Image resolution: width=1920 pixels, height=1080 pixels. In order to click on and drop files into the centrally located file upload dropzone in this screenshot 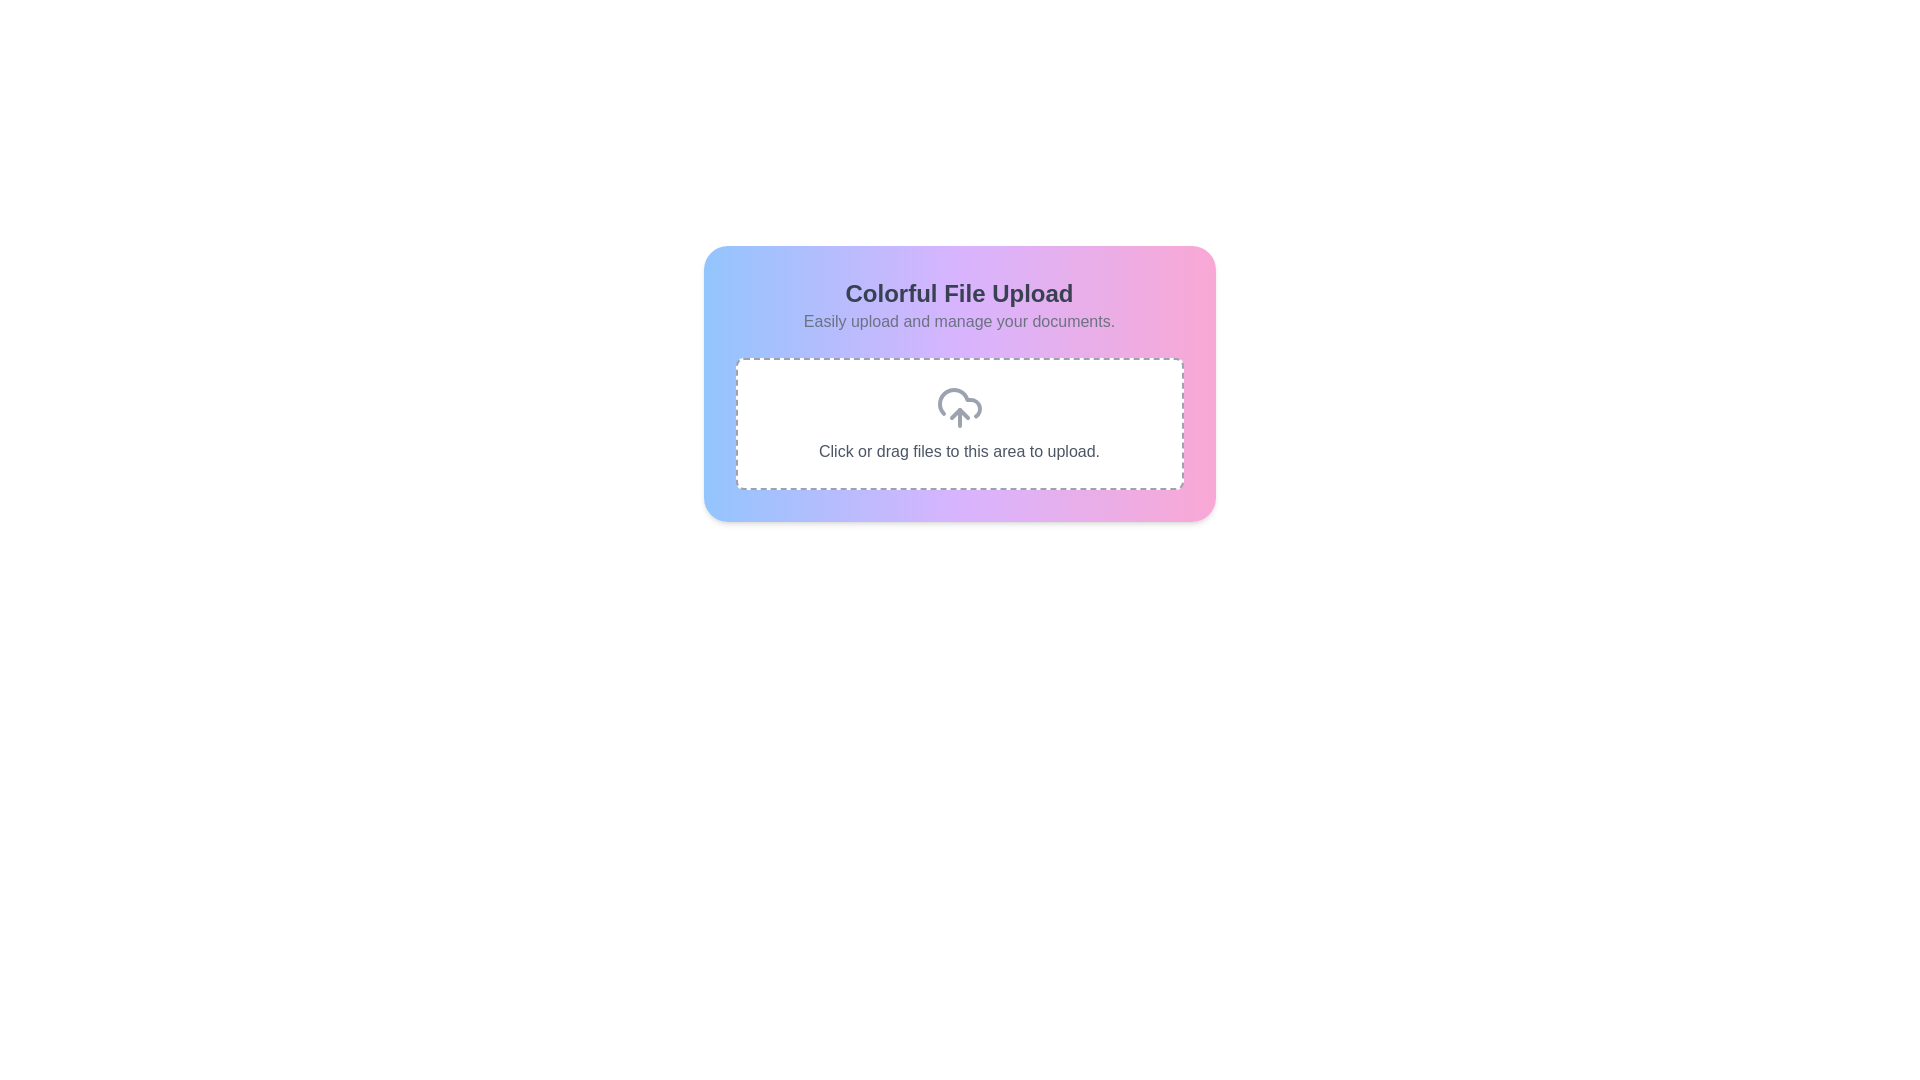, I will do `click(958, 423)`.